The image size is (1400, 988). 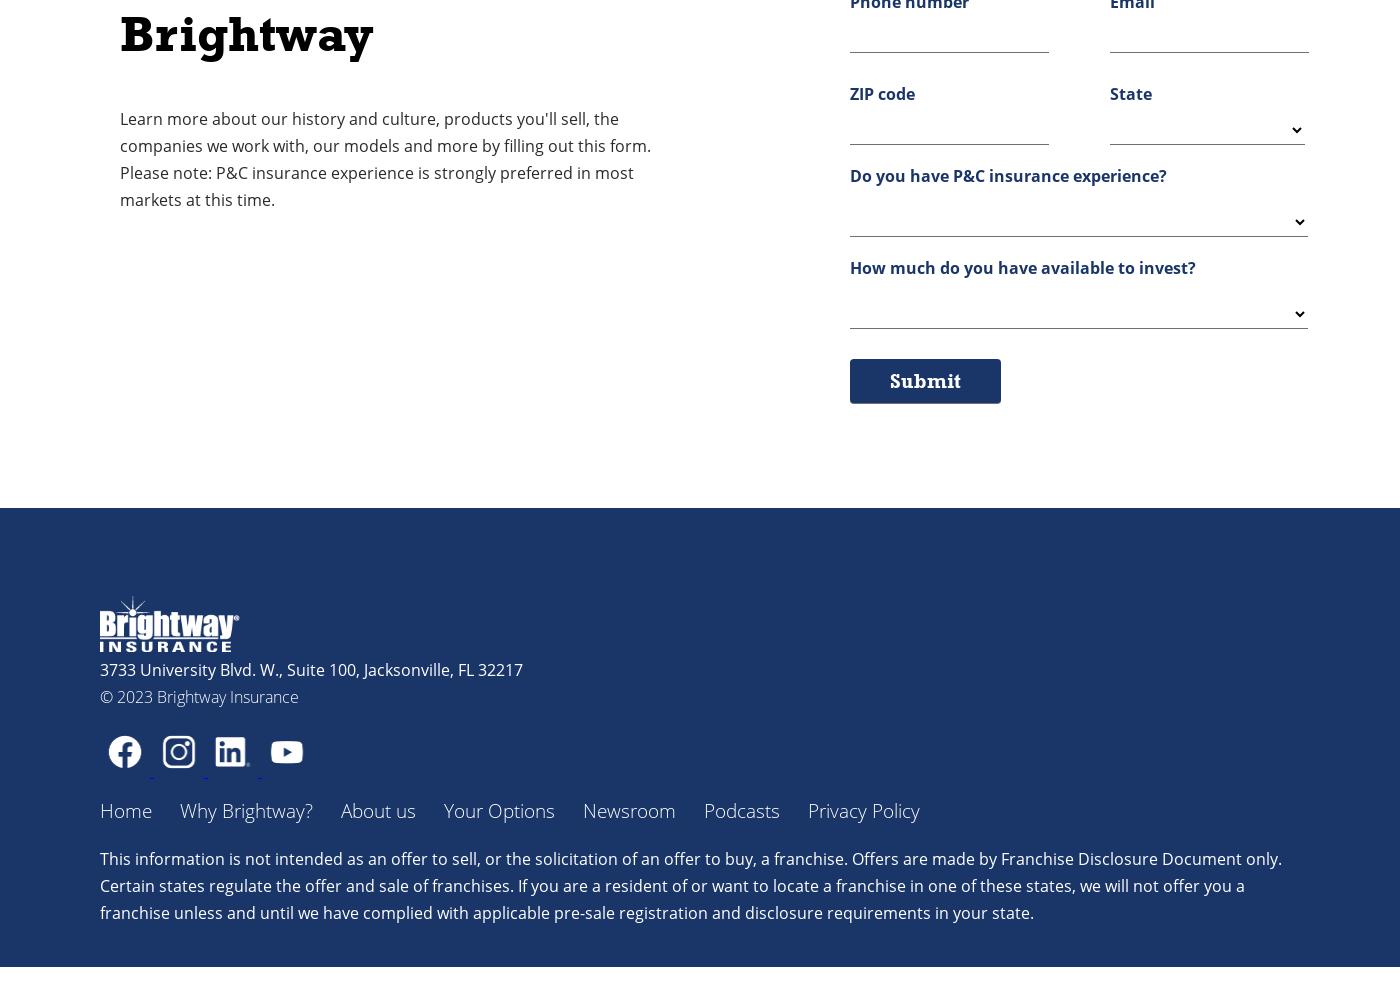 I want to click on 'About us', so click(x=378, y=810).